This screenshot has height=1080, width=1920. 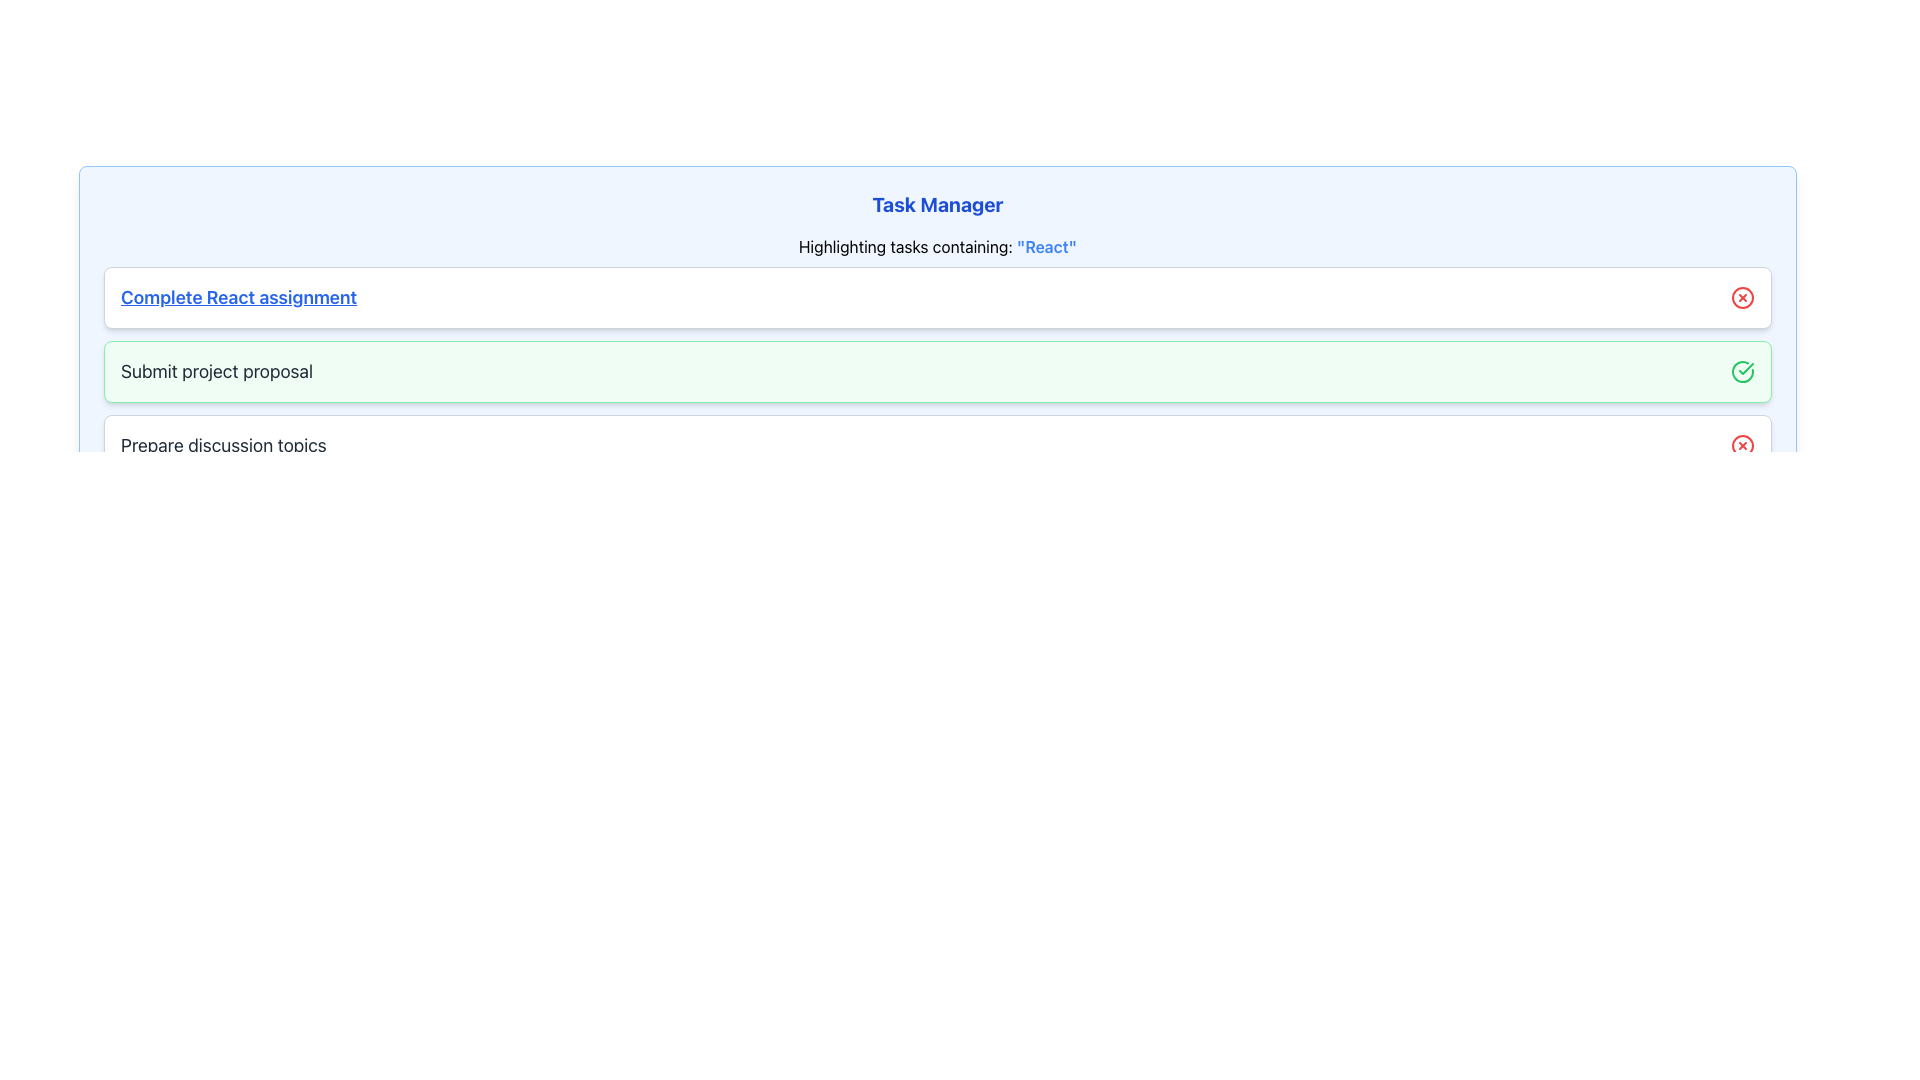 What do you see at coordinates (936, 245) in the screenshot?
I see `text label that displays 'Highlighting tasks containing: "React"' styled with bold blue text, located in the task manager interface just below the 'Task Manager' header` at bounding box center [936, 245].